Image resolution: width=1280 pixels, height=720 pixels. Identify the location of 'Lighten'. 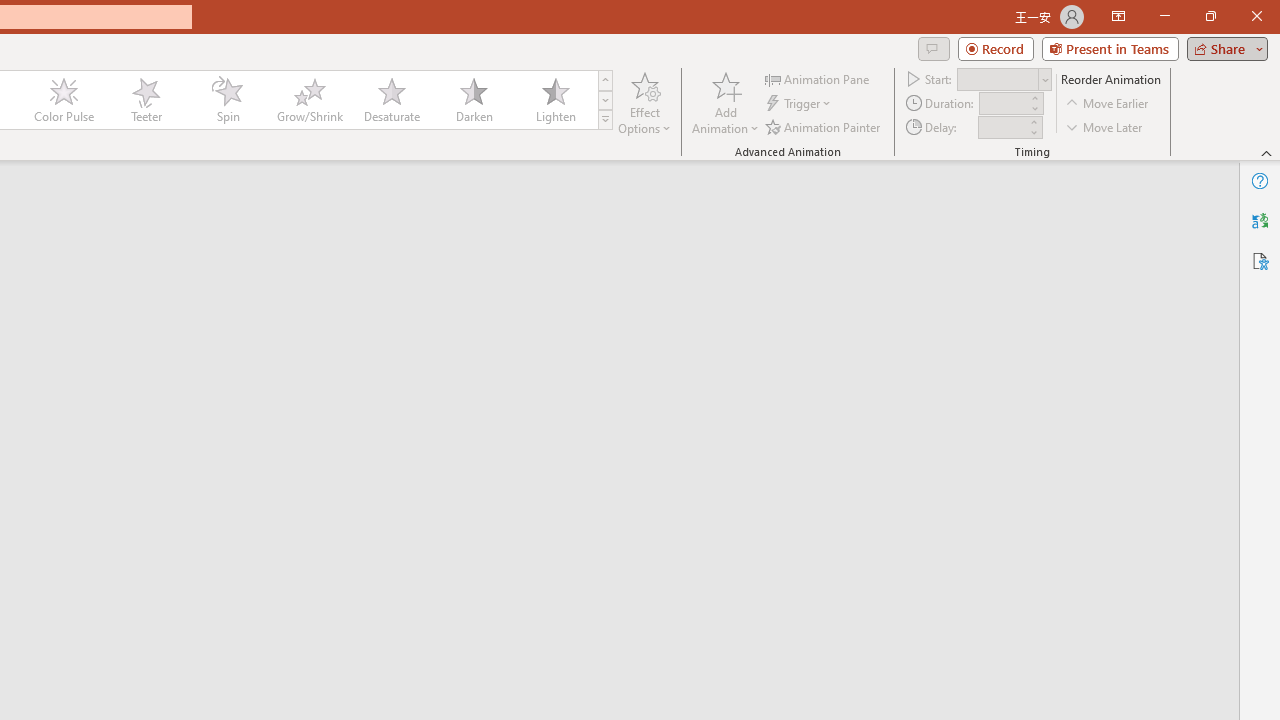
(555, 100).